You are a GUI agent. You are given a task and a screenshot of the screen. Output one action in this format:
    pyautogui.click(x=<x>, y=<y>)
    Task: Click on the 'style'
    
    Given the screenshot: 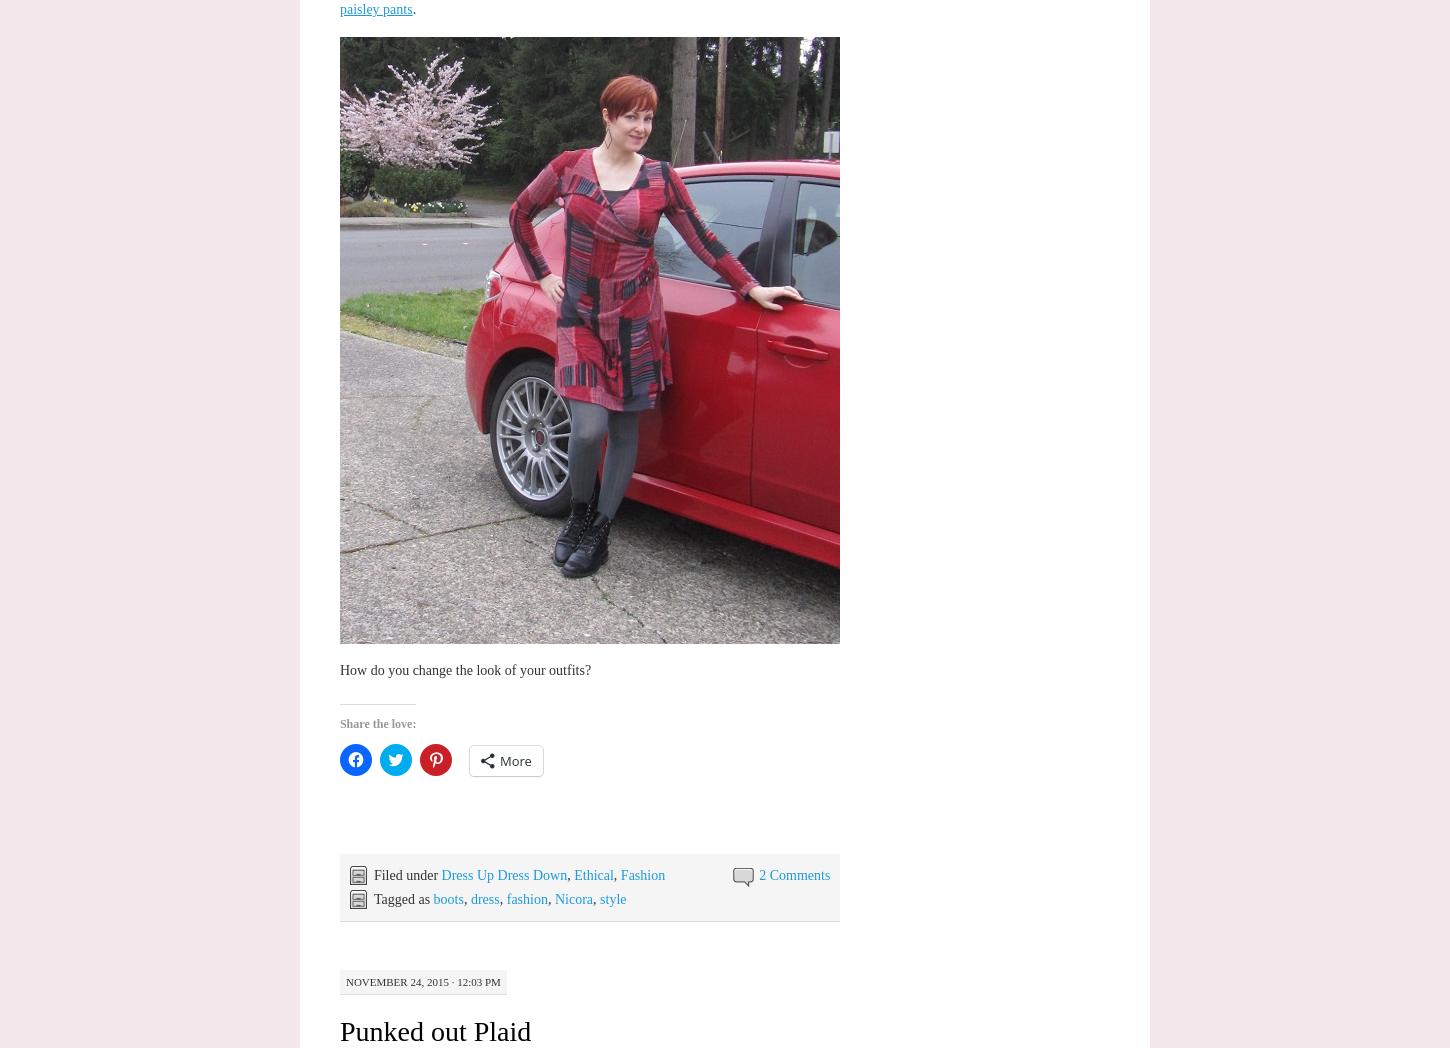 What is the action you would take?
    pyautogui.click(x=612, y=897)
    